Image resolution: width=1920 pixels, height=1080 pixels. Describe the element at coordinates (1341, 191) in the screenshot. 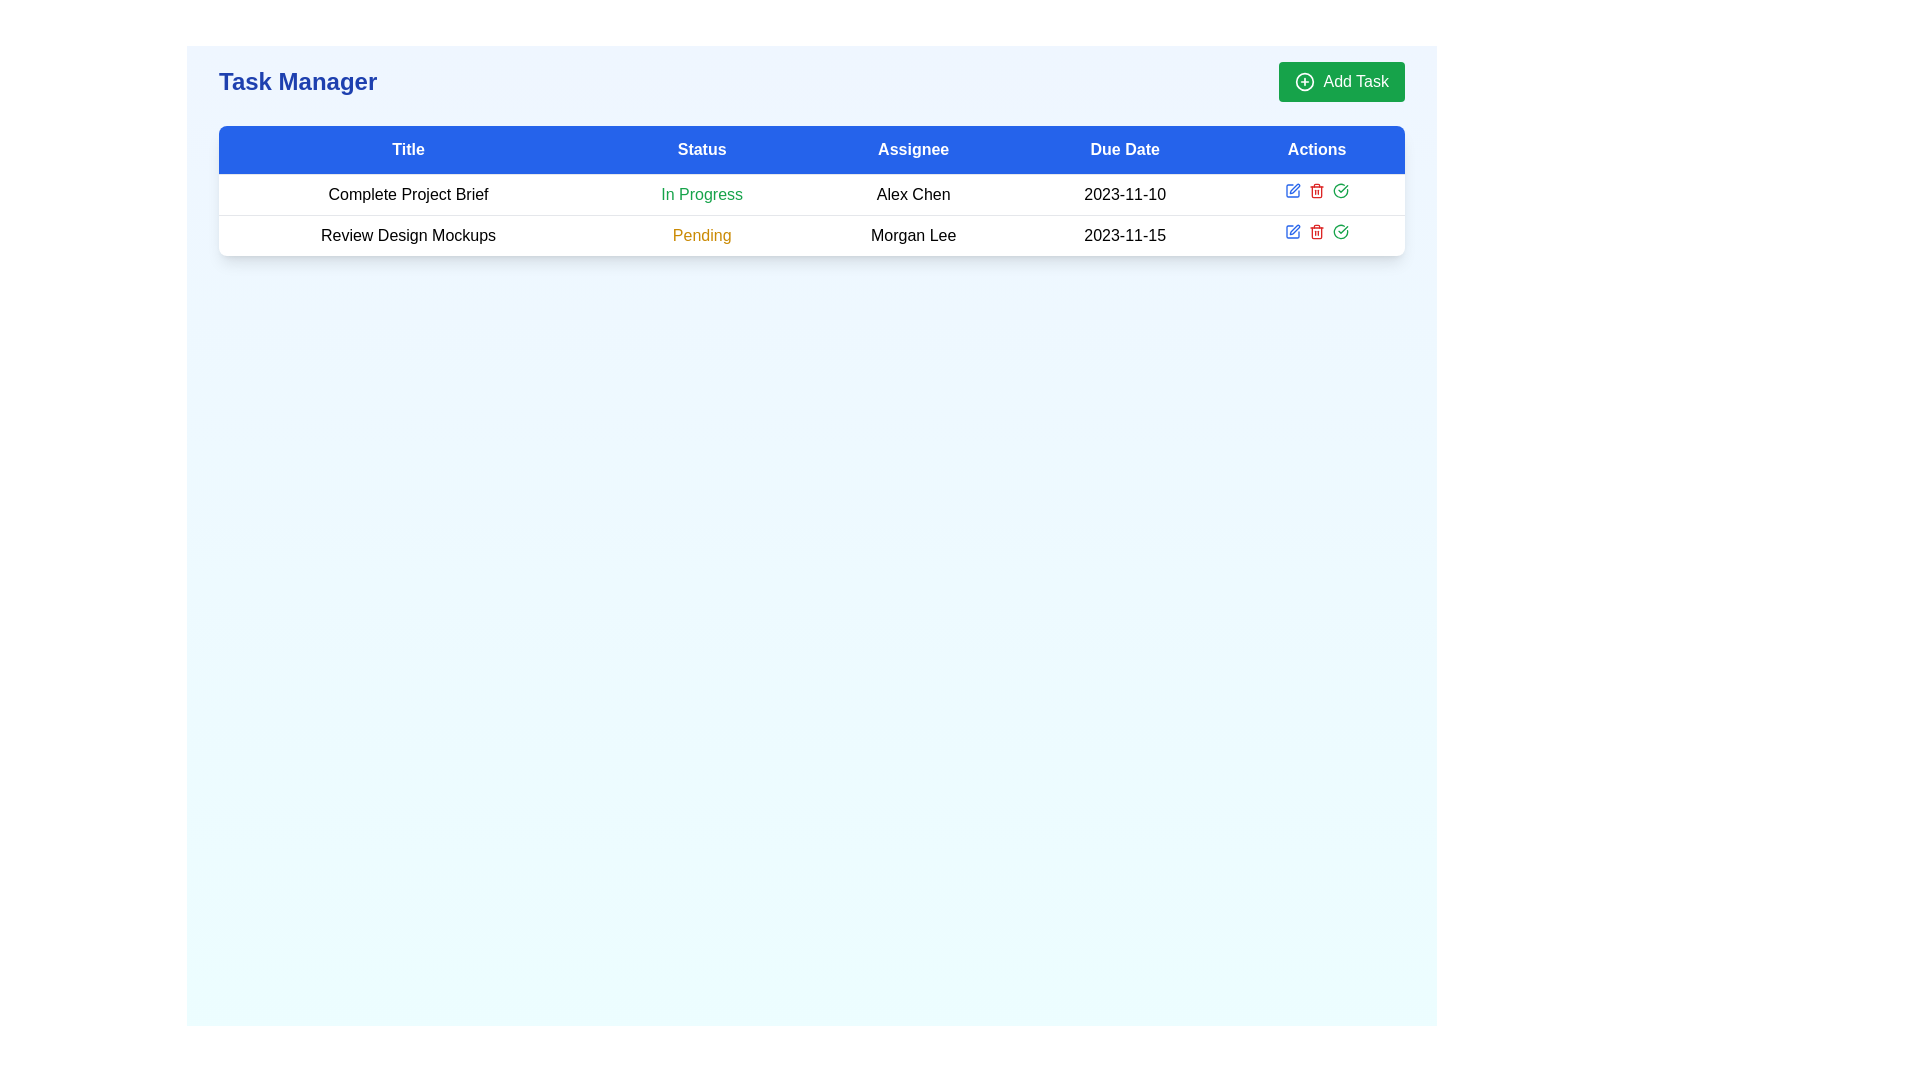

I see `the green check icon button in the 'Actions' column of the second row in the table` at that location.